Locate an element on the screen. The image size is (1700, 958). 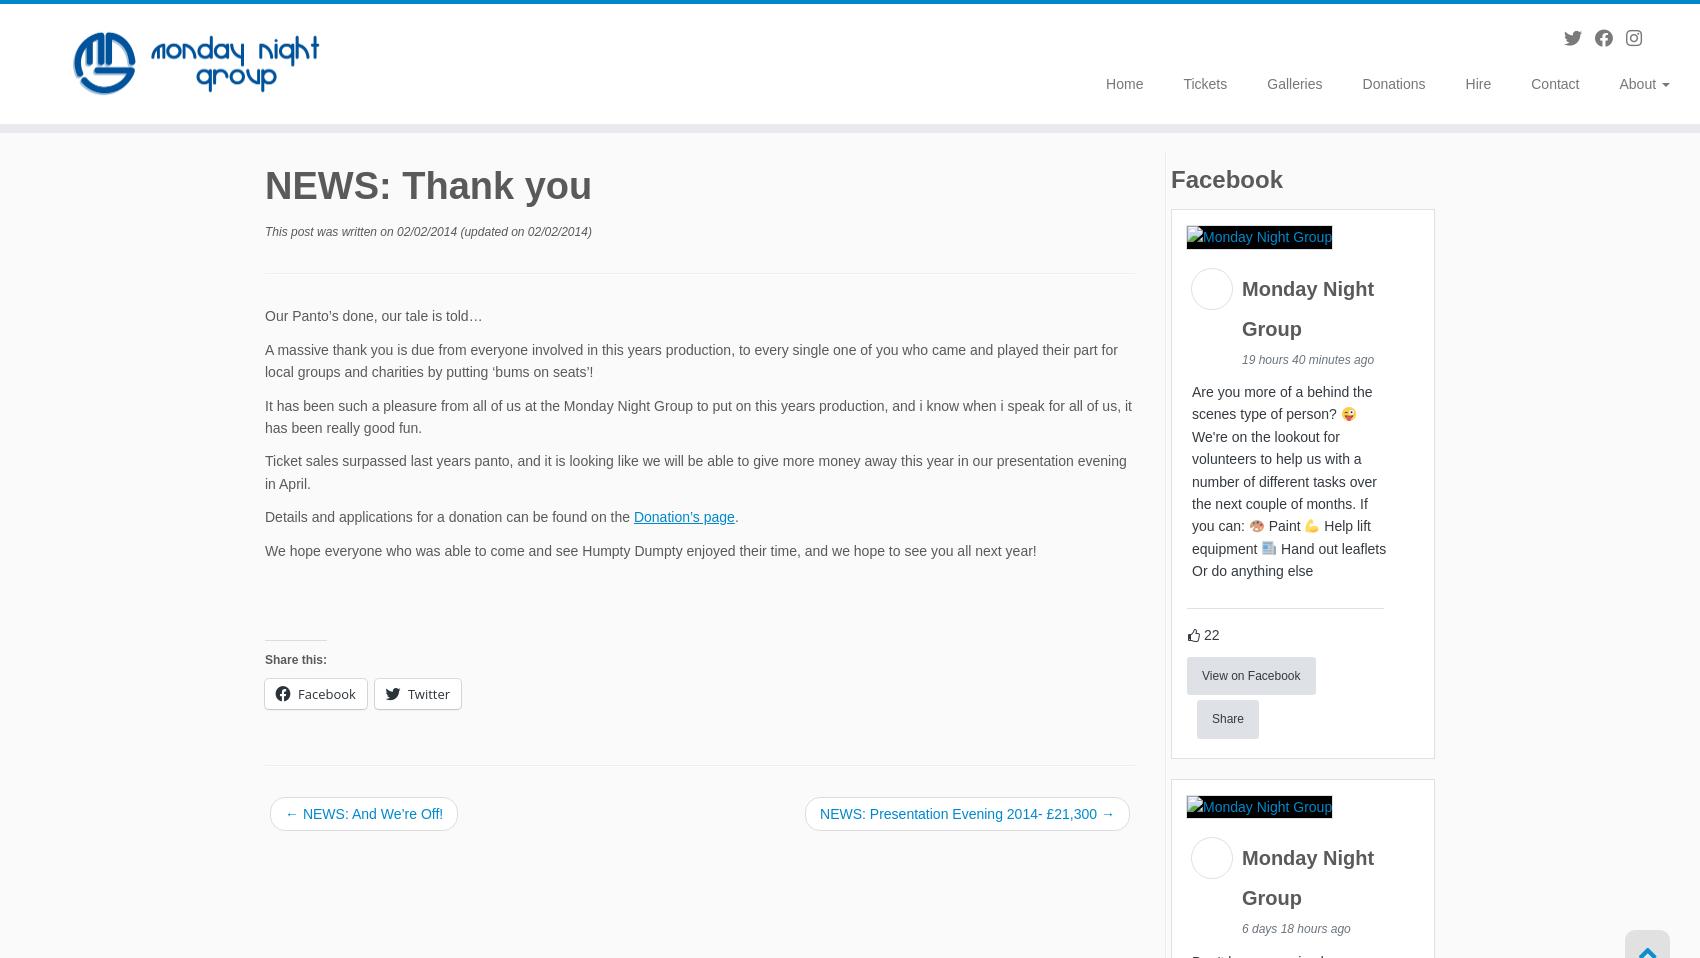
'6 days 18 hours ago' is located at coordinates (1296, 932).